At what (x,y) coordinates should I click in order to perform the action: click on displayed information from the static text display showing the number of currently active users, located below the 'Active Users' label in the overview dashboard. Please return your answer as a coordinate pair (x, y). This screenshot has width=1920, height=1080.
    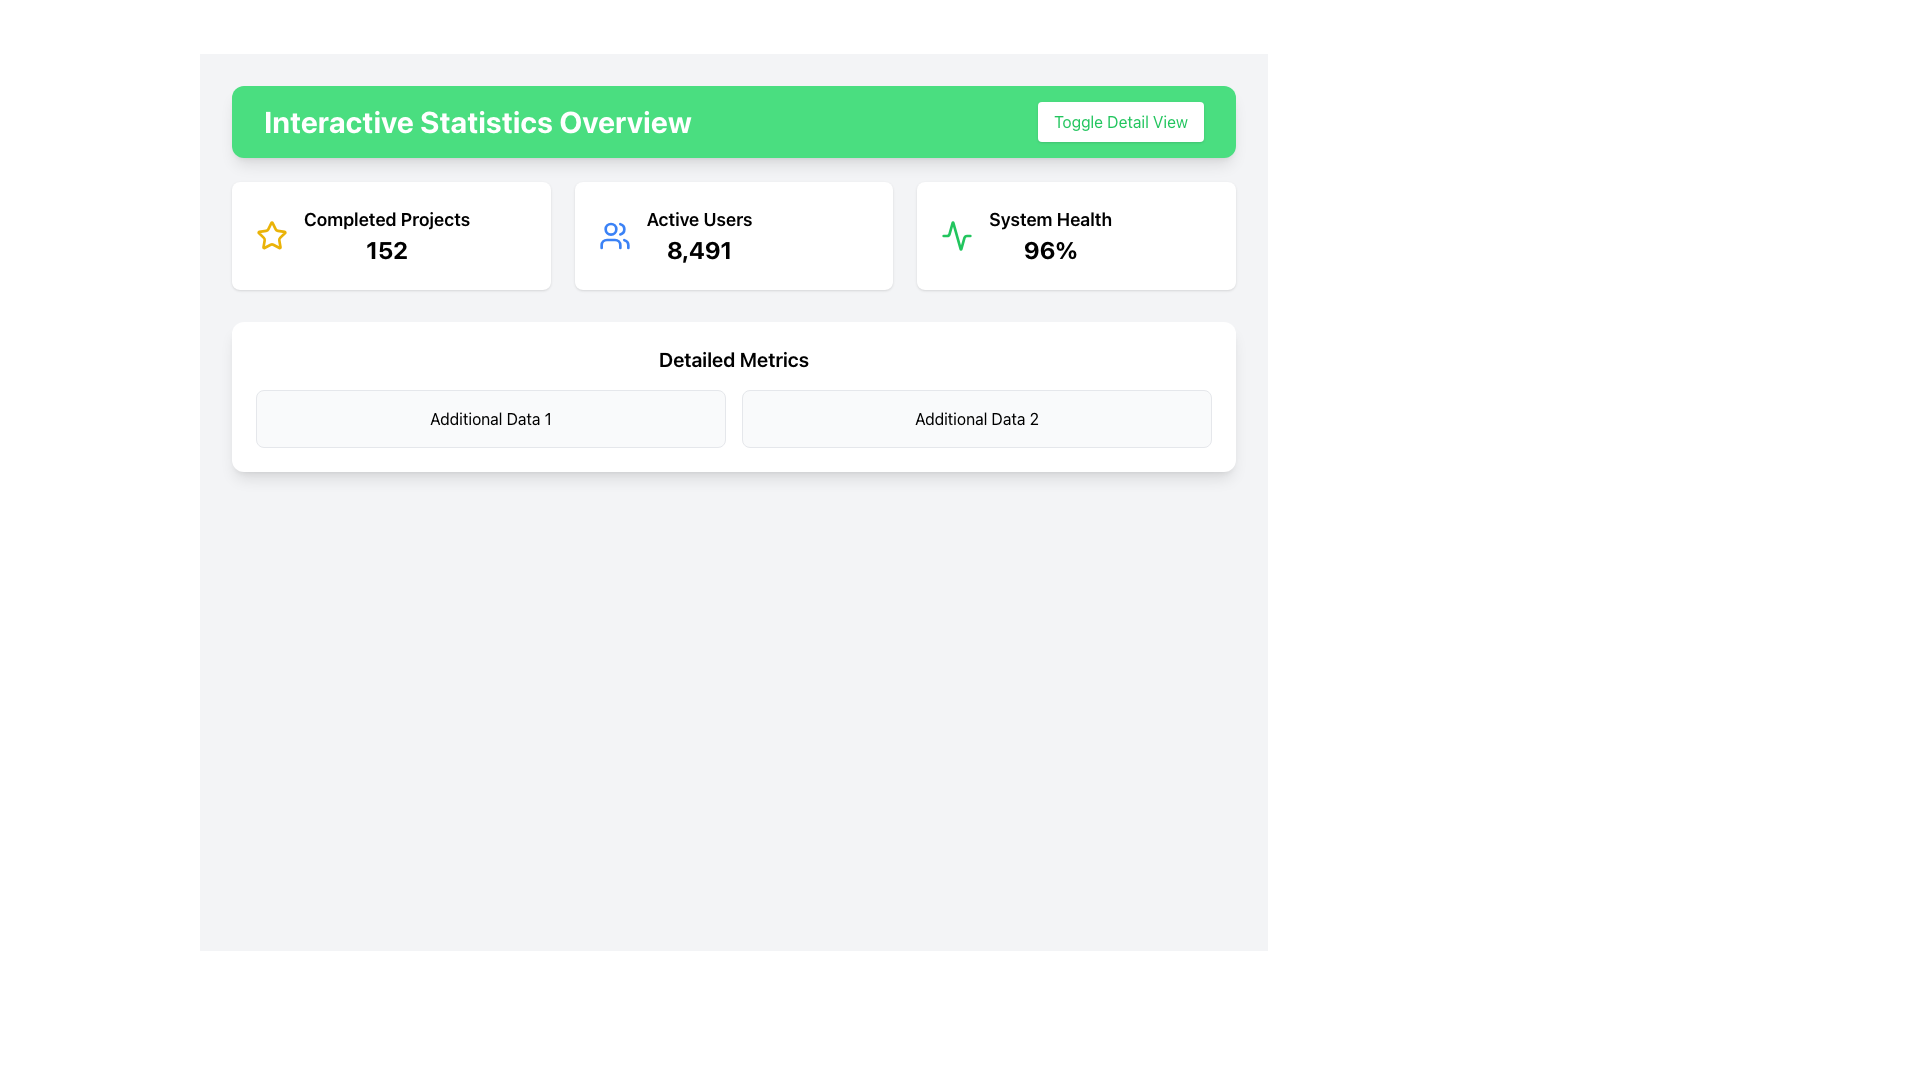
    Looking at the image, I should click on (699, 249).